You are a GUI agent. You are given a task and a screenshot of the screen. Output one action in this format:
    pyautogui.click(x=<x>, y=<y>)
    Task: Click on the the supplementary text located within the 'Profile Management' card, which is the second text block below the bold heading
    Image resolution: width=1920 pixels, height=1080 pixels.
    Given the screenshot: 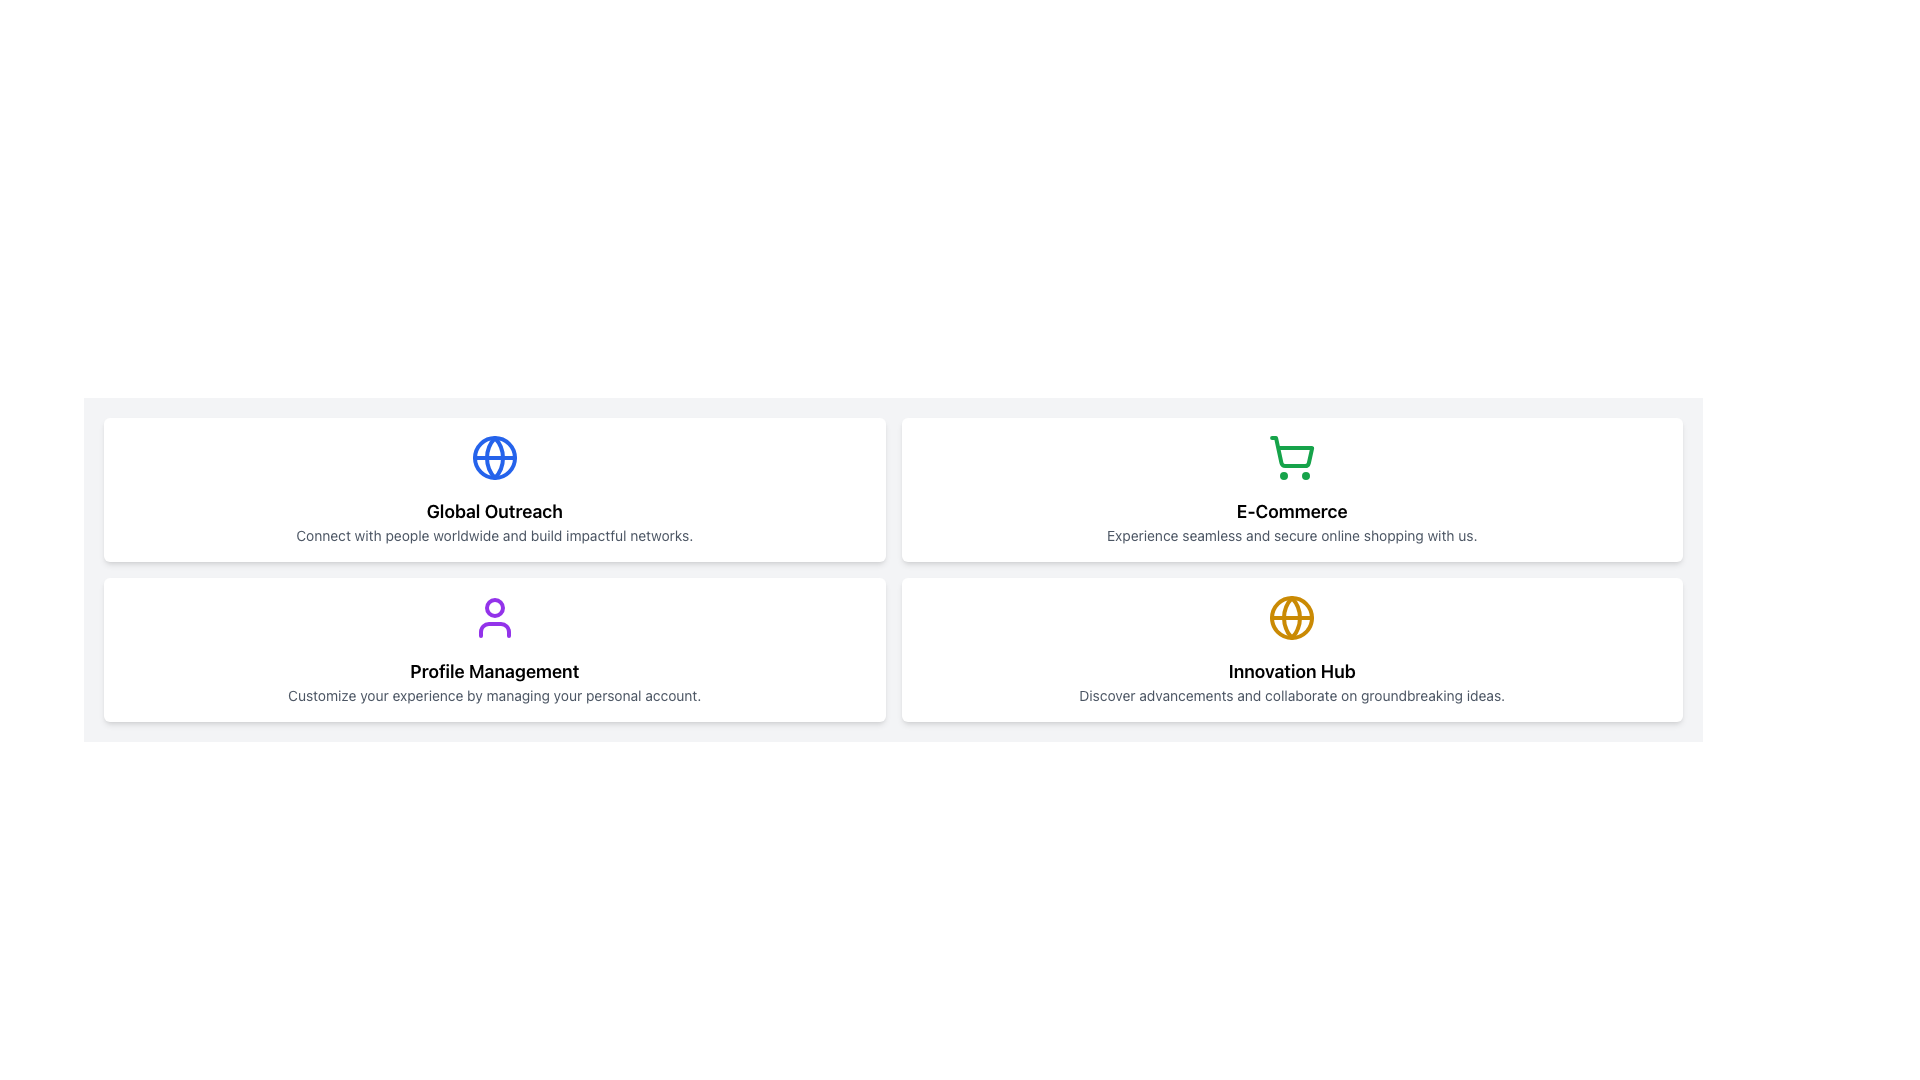 What is the action you would take?
    pyautogui.click(x=494, y=694)
    